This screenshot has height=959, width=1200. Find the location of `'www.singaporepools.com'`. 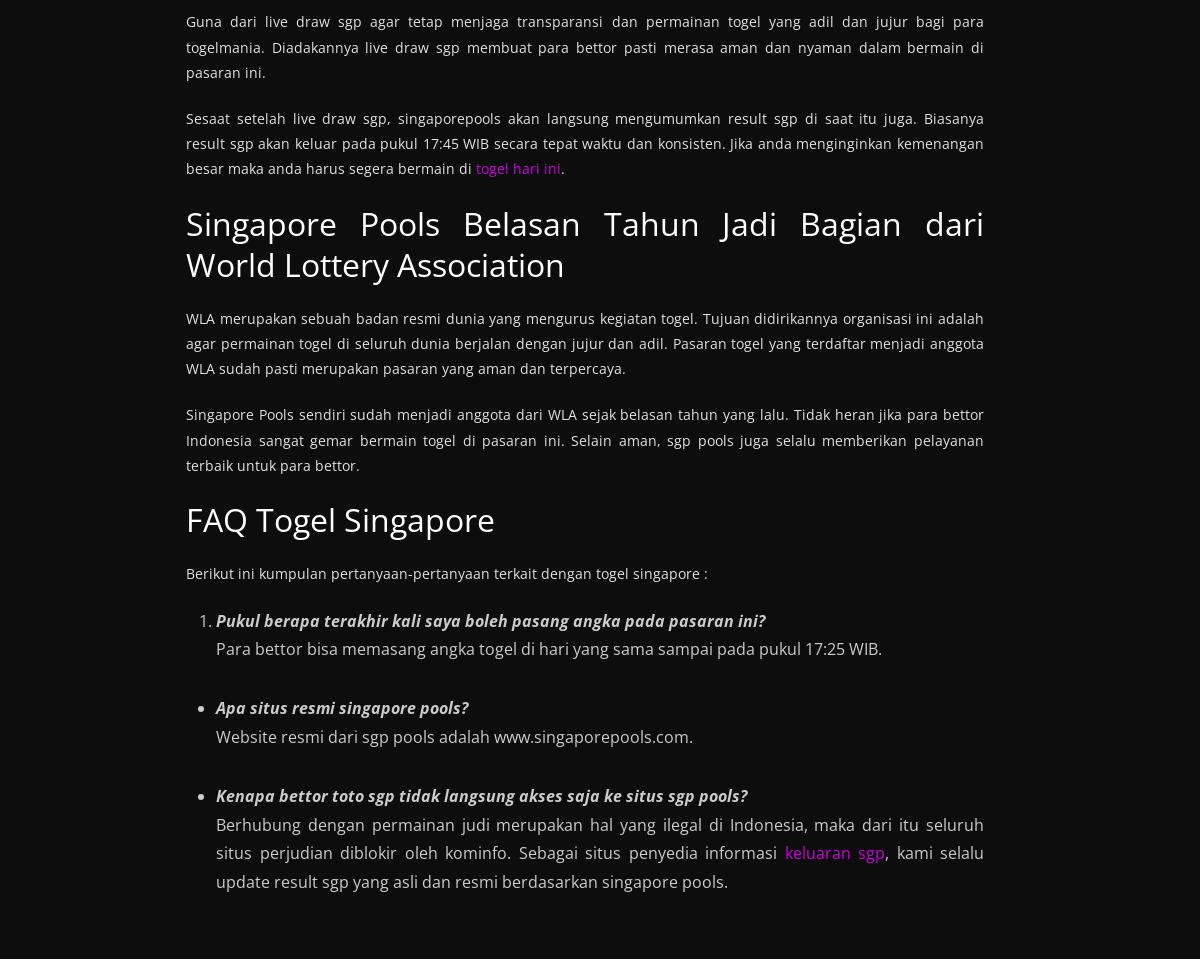

'www.singaporepools.com' is located at coordinates (590, 735).